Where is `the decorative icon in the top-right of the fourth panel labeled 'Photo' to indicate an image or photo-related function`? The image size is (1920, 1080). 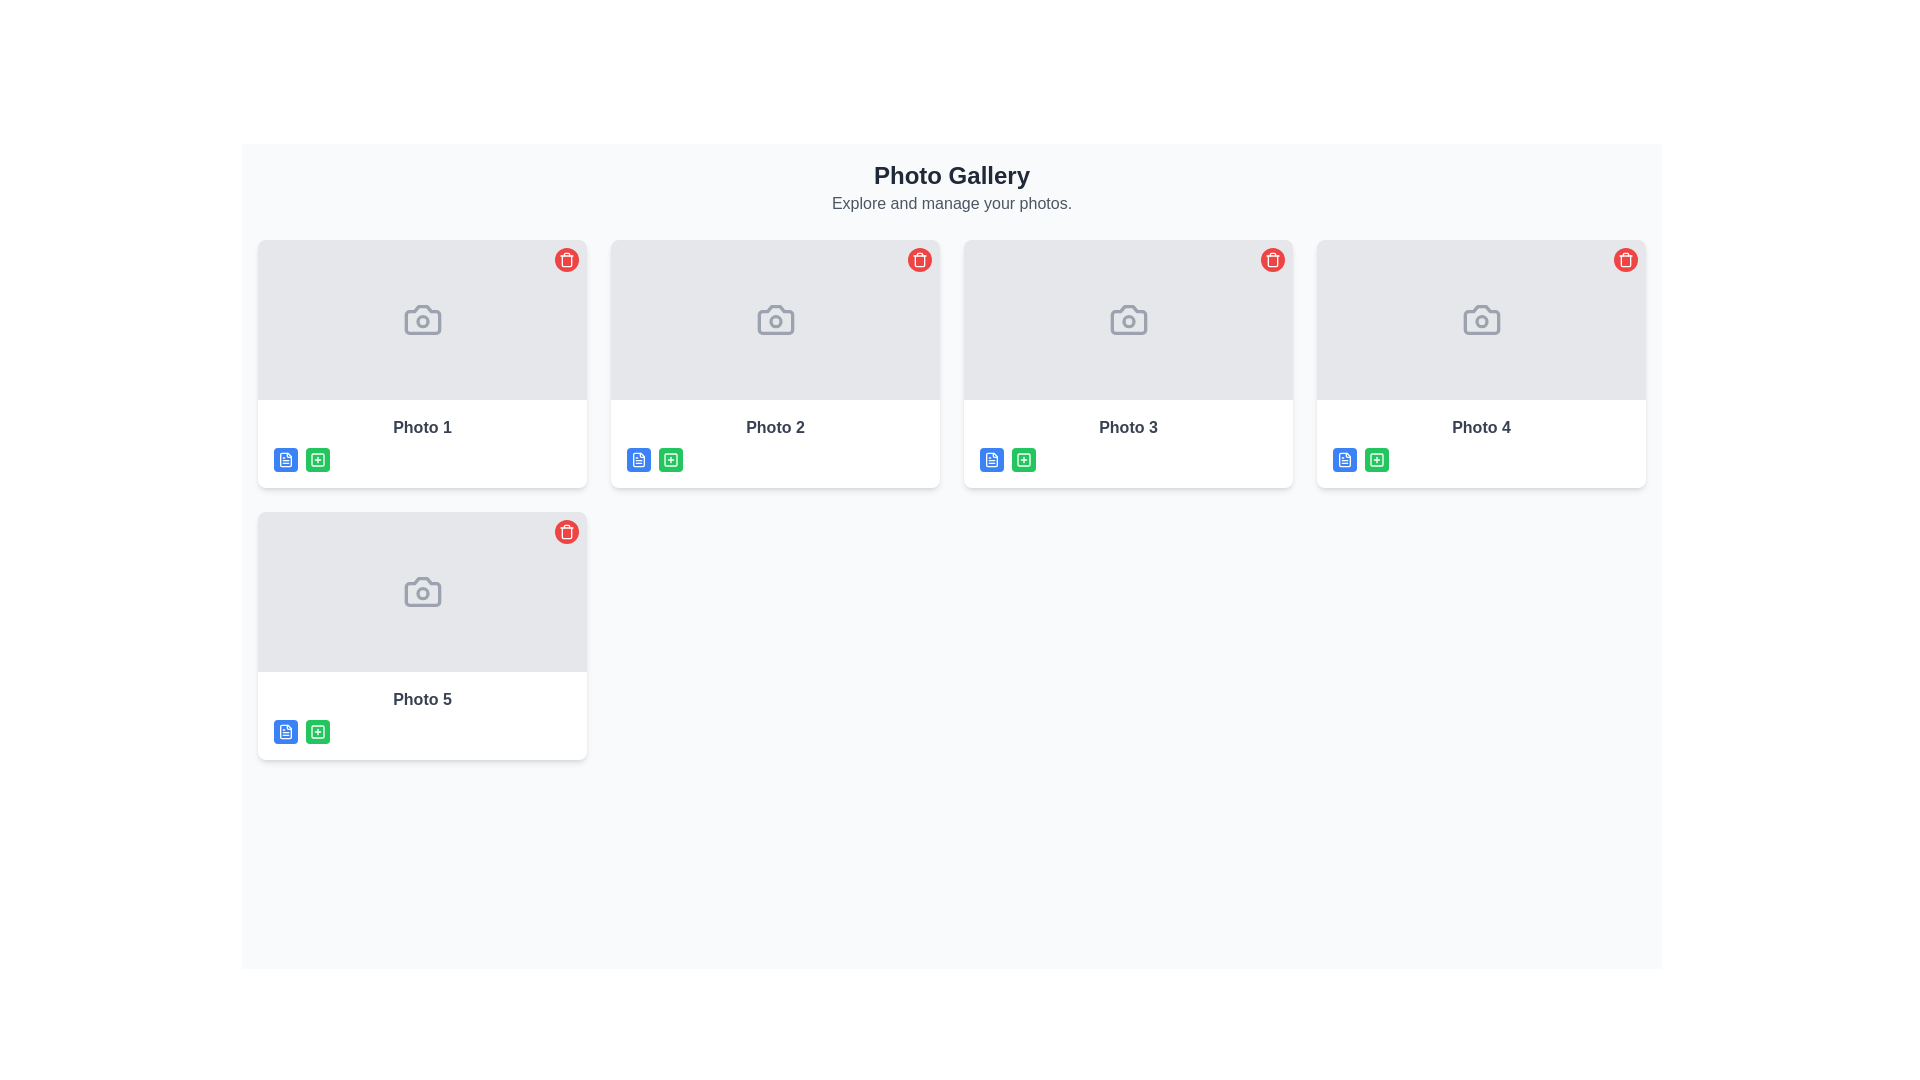
the decorative icon in the top-right of the fourth panel labeled 'Photo' to indicate an image or photo-related function is located at coordinates (1481, 319).